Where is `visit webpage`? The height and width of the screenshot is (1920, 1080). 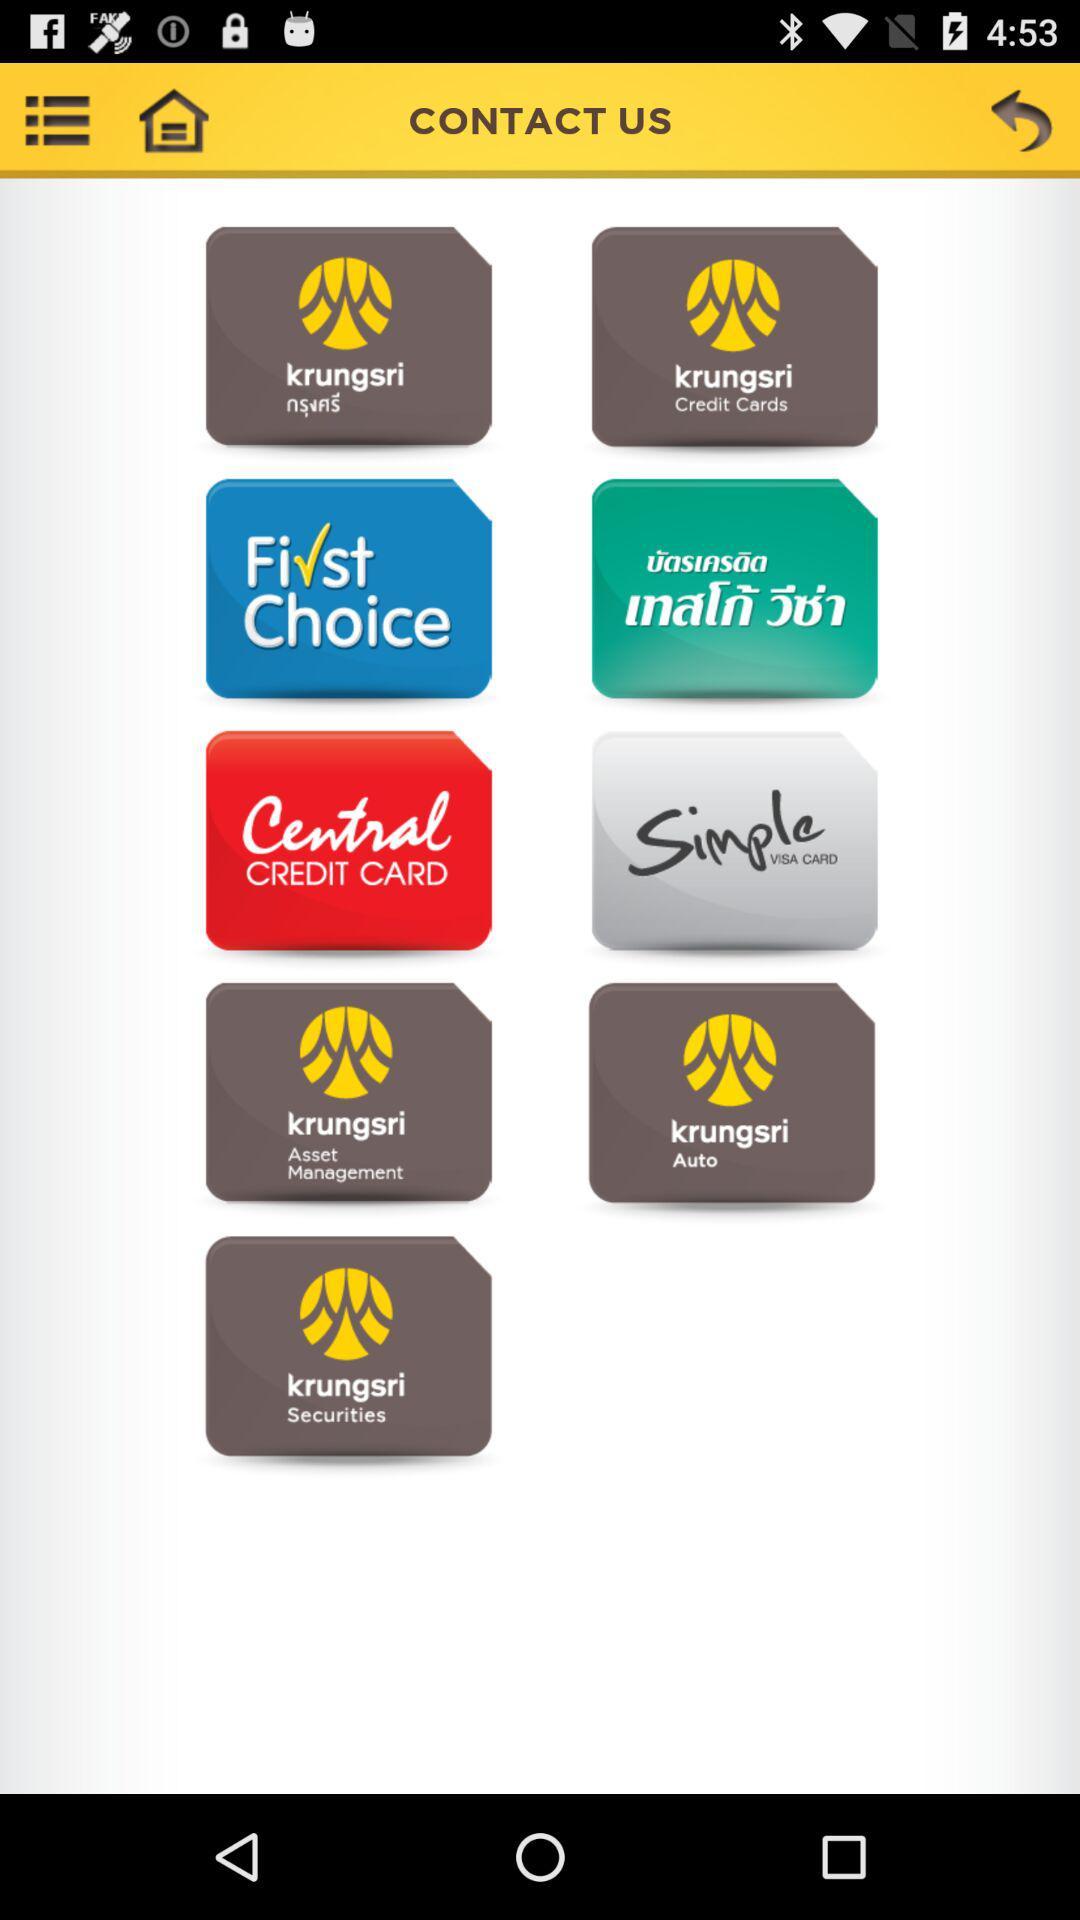
visit webpage is located at coordinates (347, 1101).